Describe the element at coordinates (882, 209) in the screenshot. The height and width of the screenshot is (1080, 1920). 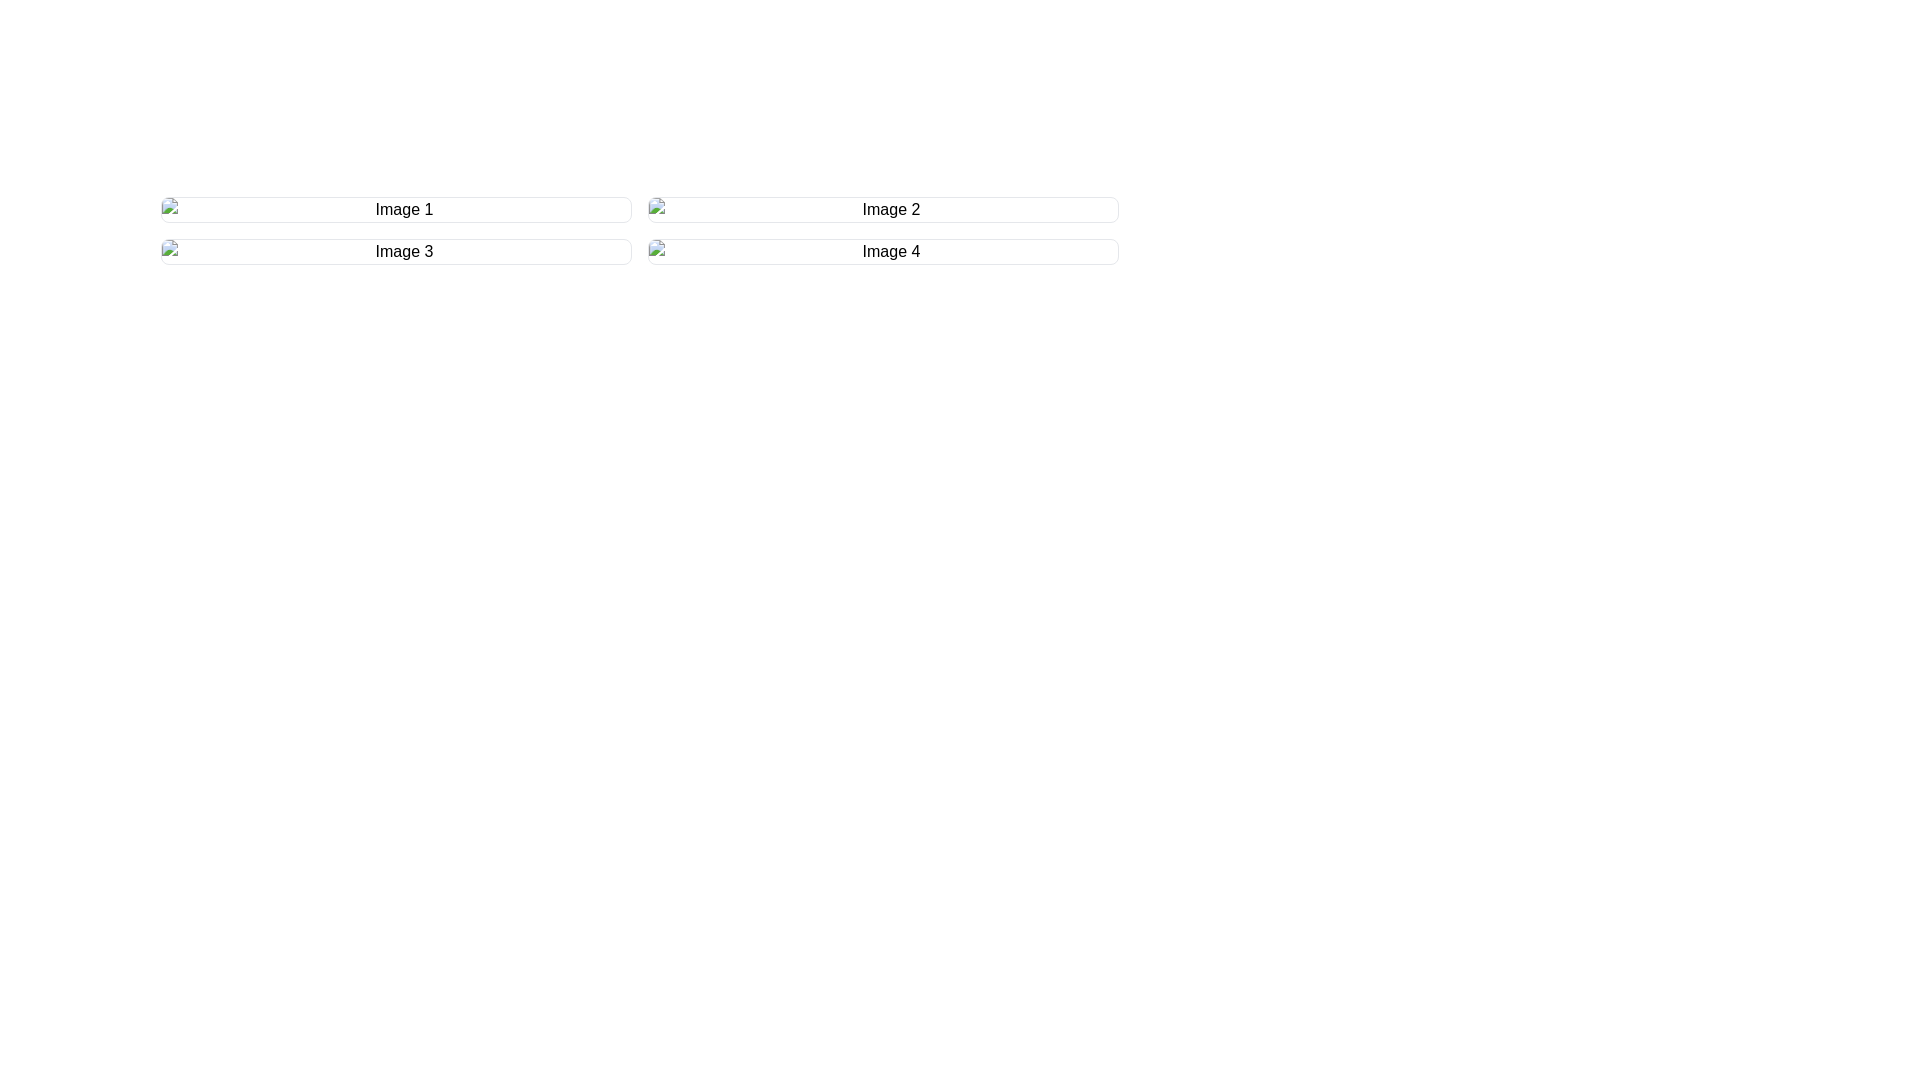
I see `the image labeled 'Image 2'` at that location.